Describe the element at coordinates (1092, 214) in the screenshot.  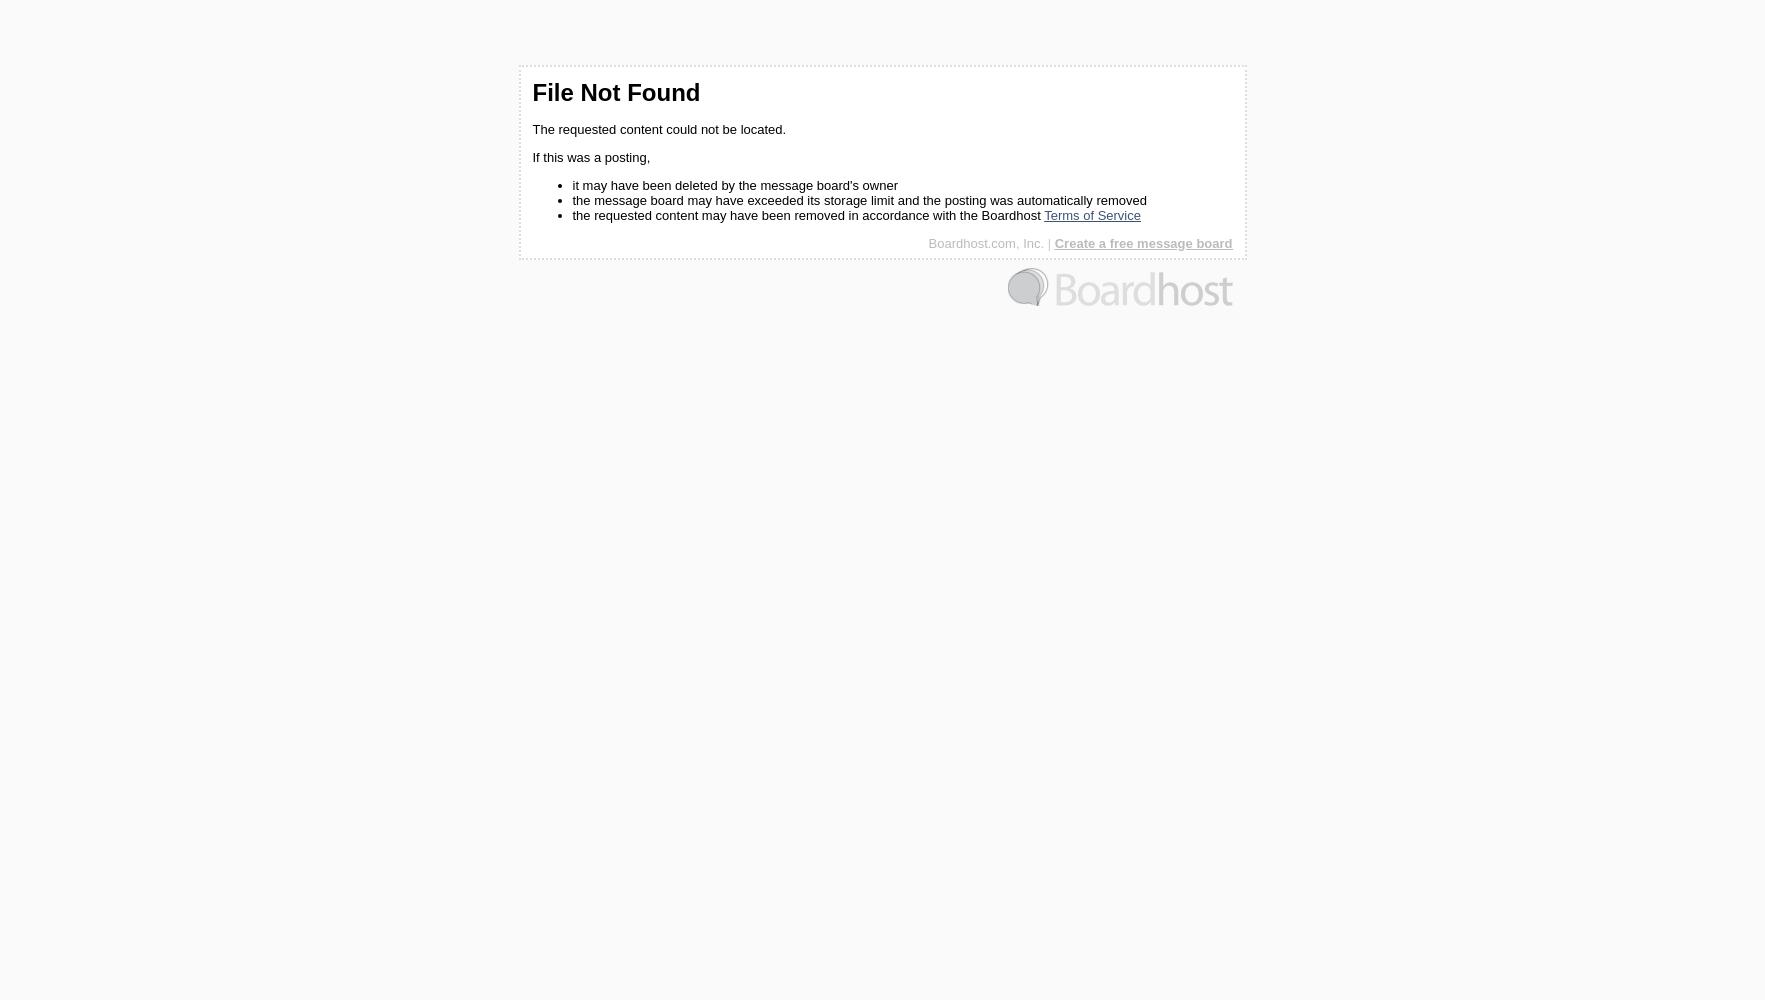
I see `'Terms of Service'` at that location.